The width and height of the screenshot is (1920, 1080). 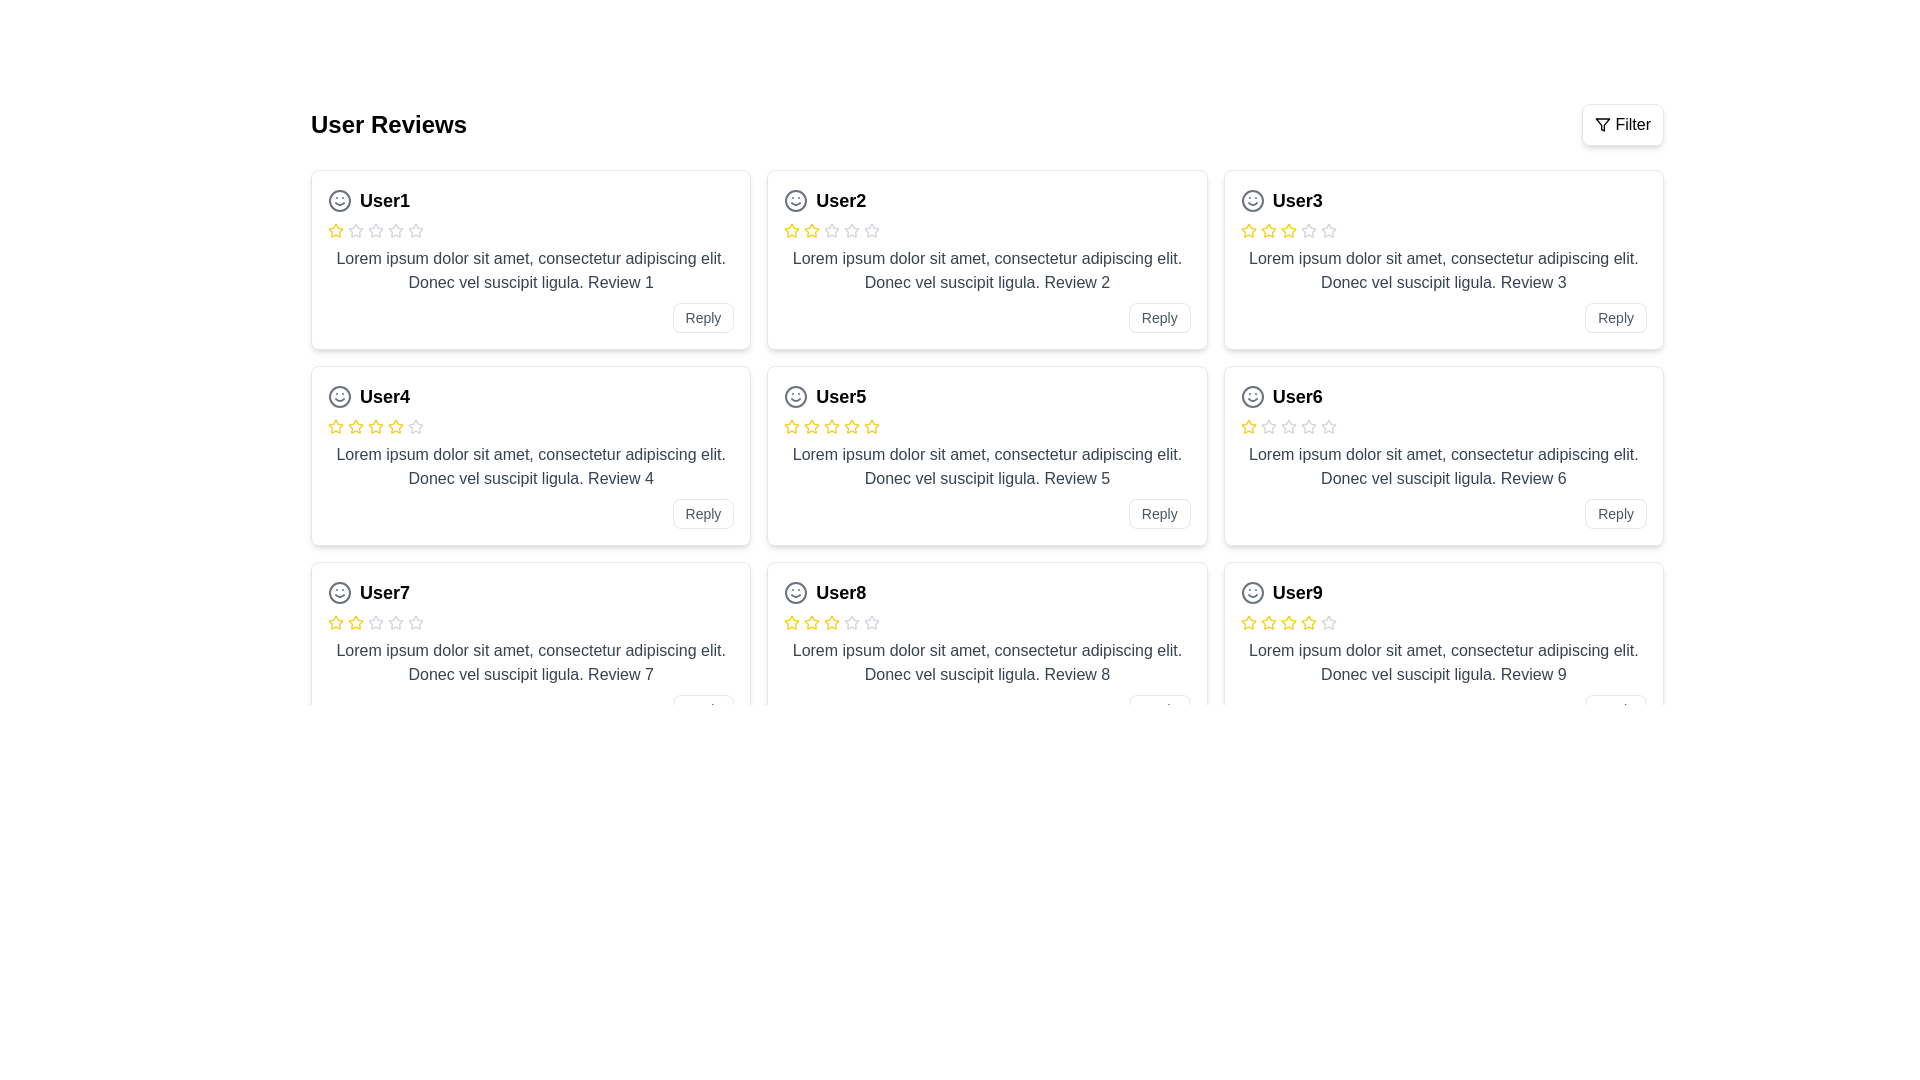 What do you see at coordinates (1443, 270) in the screenshot?
I see `feedback content from the text block located in the review card for user 'User3', positioned below the user identifier and rating stars, and above the reply button` at bounding box center [1443, 270].